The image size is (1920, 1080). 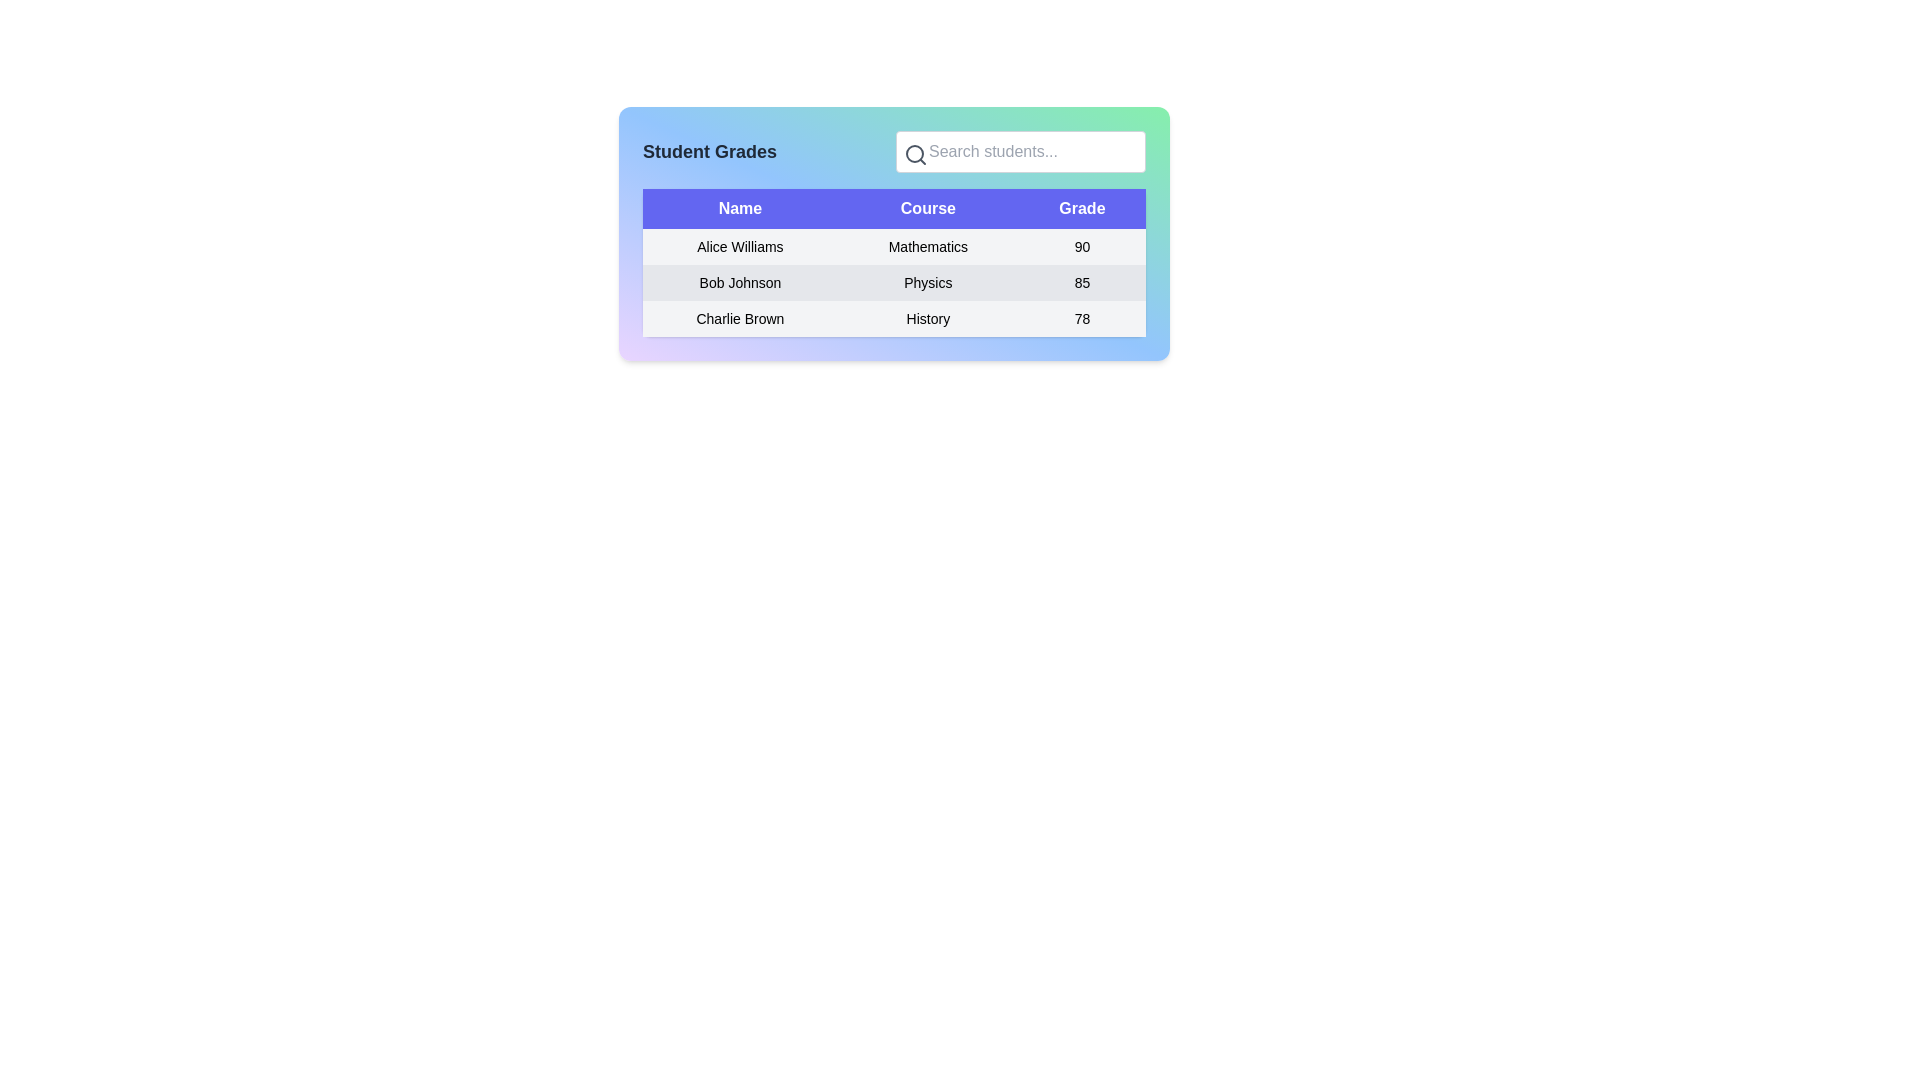 I want to click on the 'History' text label in the Course column under the Charlie Brown row, so click(x=926, y=318).